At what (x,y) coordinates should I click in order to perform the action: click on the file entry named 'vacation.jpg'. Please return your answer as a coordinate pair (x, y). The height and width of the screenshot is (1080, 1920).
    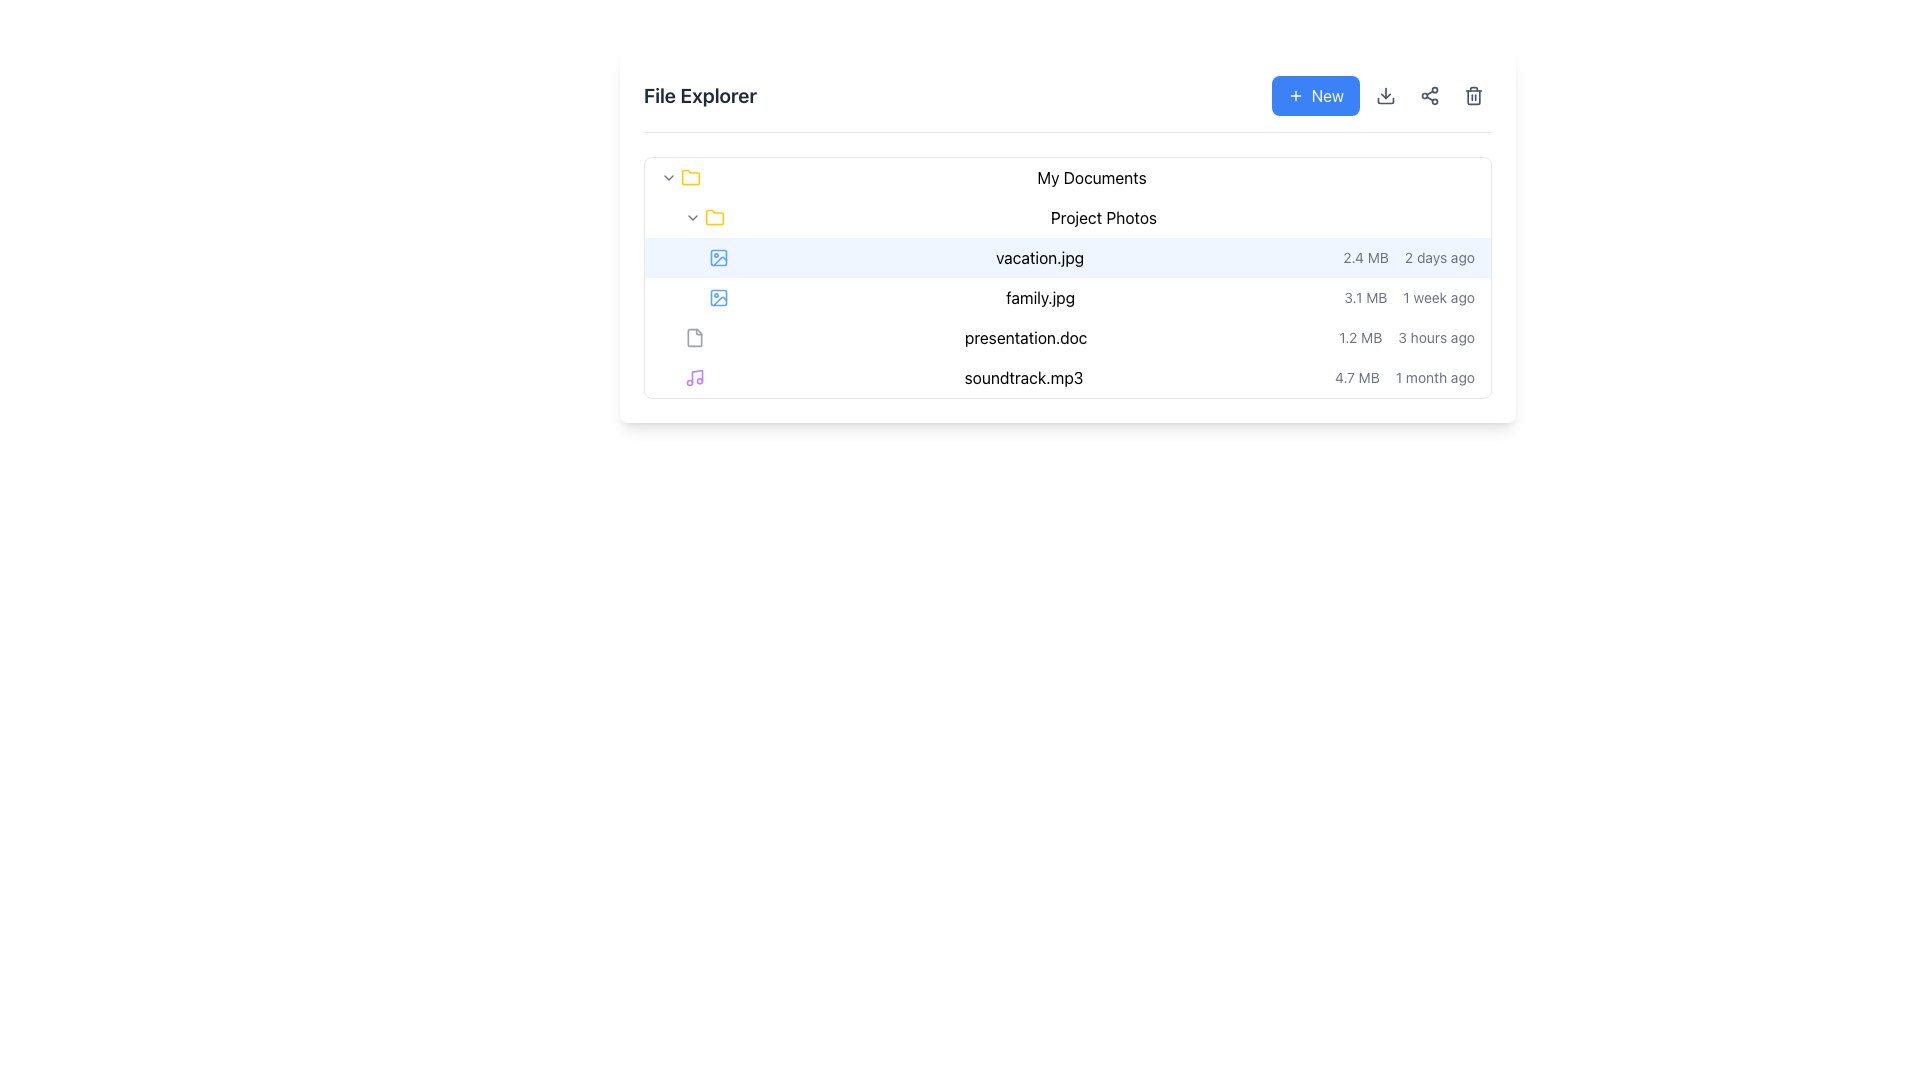
    Looking at the image, I should click on (1067, 277).